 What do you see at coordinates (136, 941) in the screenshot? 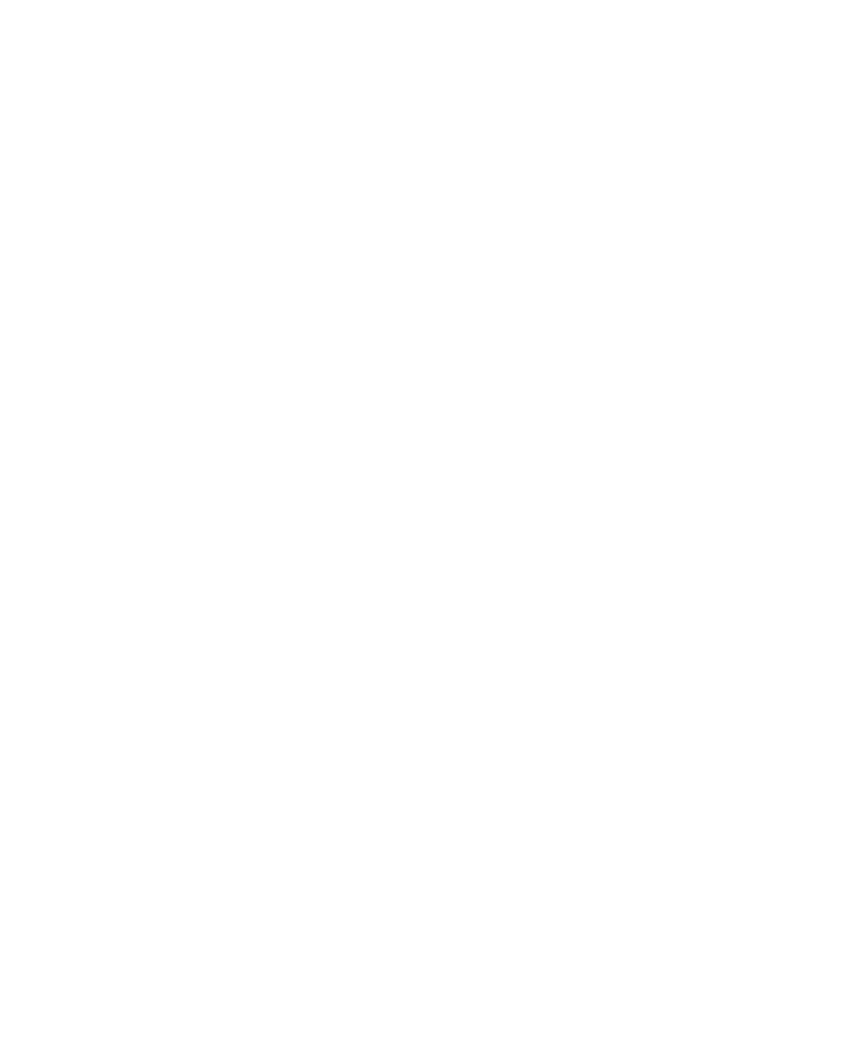
I see `'January 2018'` at bounding box center [136, 941].